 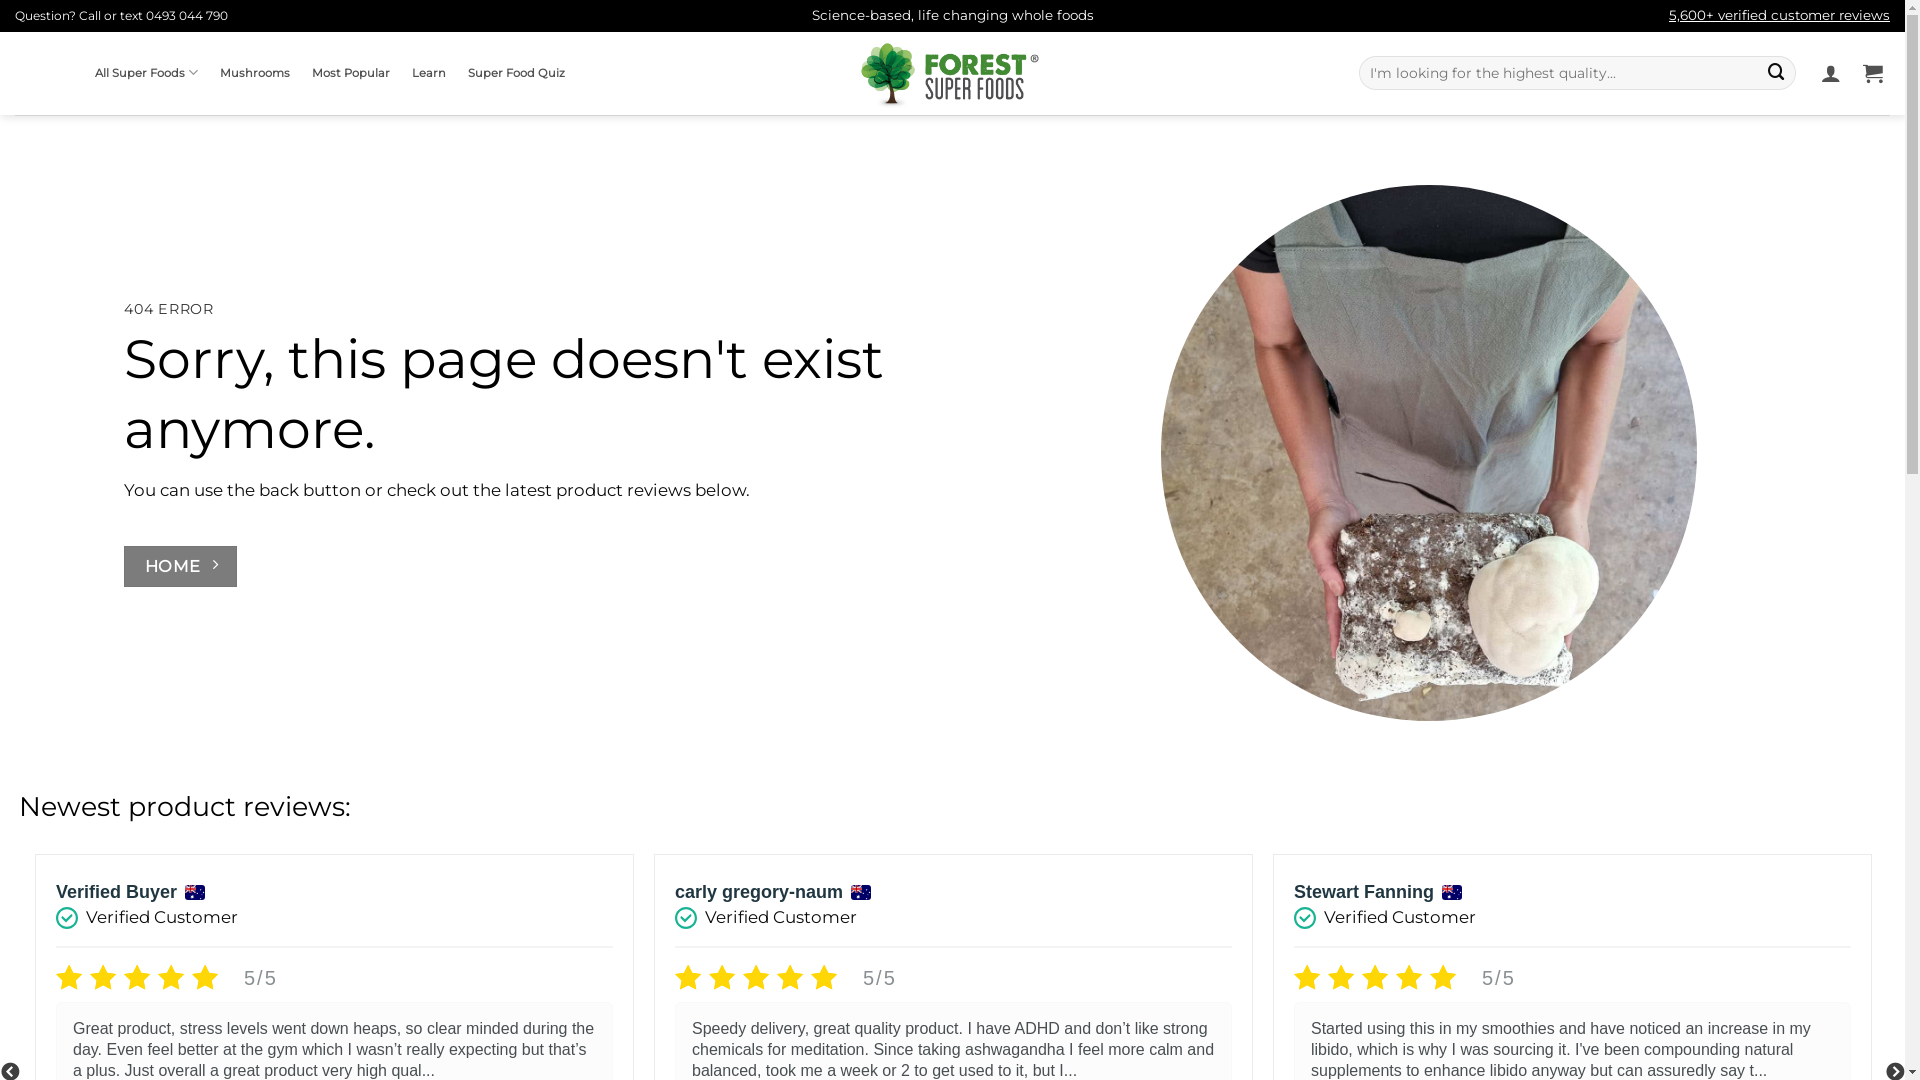 What do you see at coordinates (0, 0) in the screenshot?
I see `'Skip to content'` at bounding box center [0, 0].